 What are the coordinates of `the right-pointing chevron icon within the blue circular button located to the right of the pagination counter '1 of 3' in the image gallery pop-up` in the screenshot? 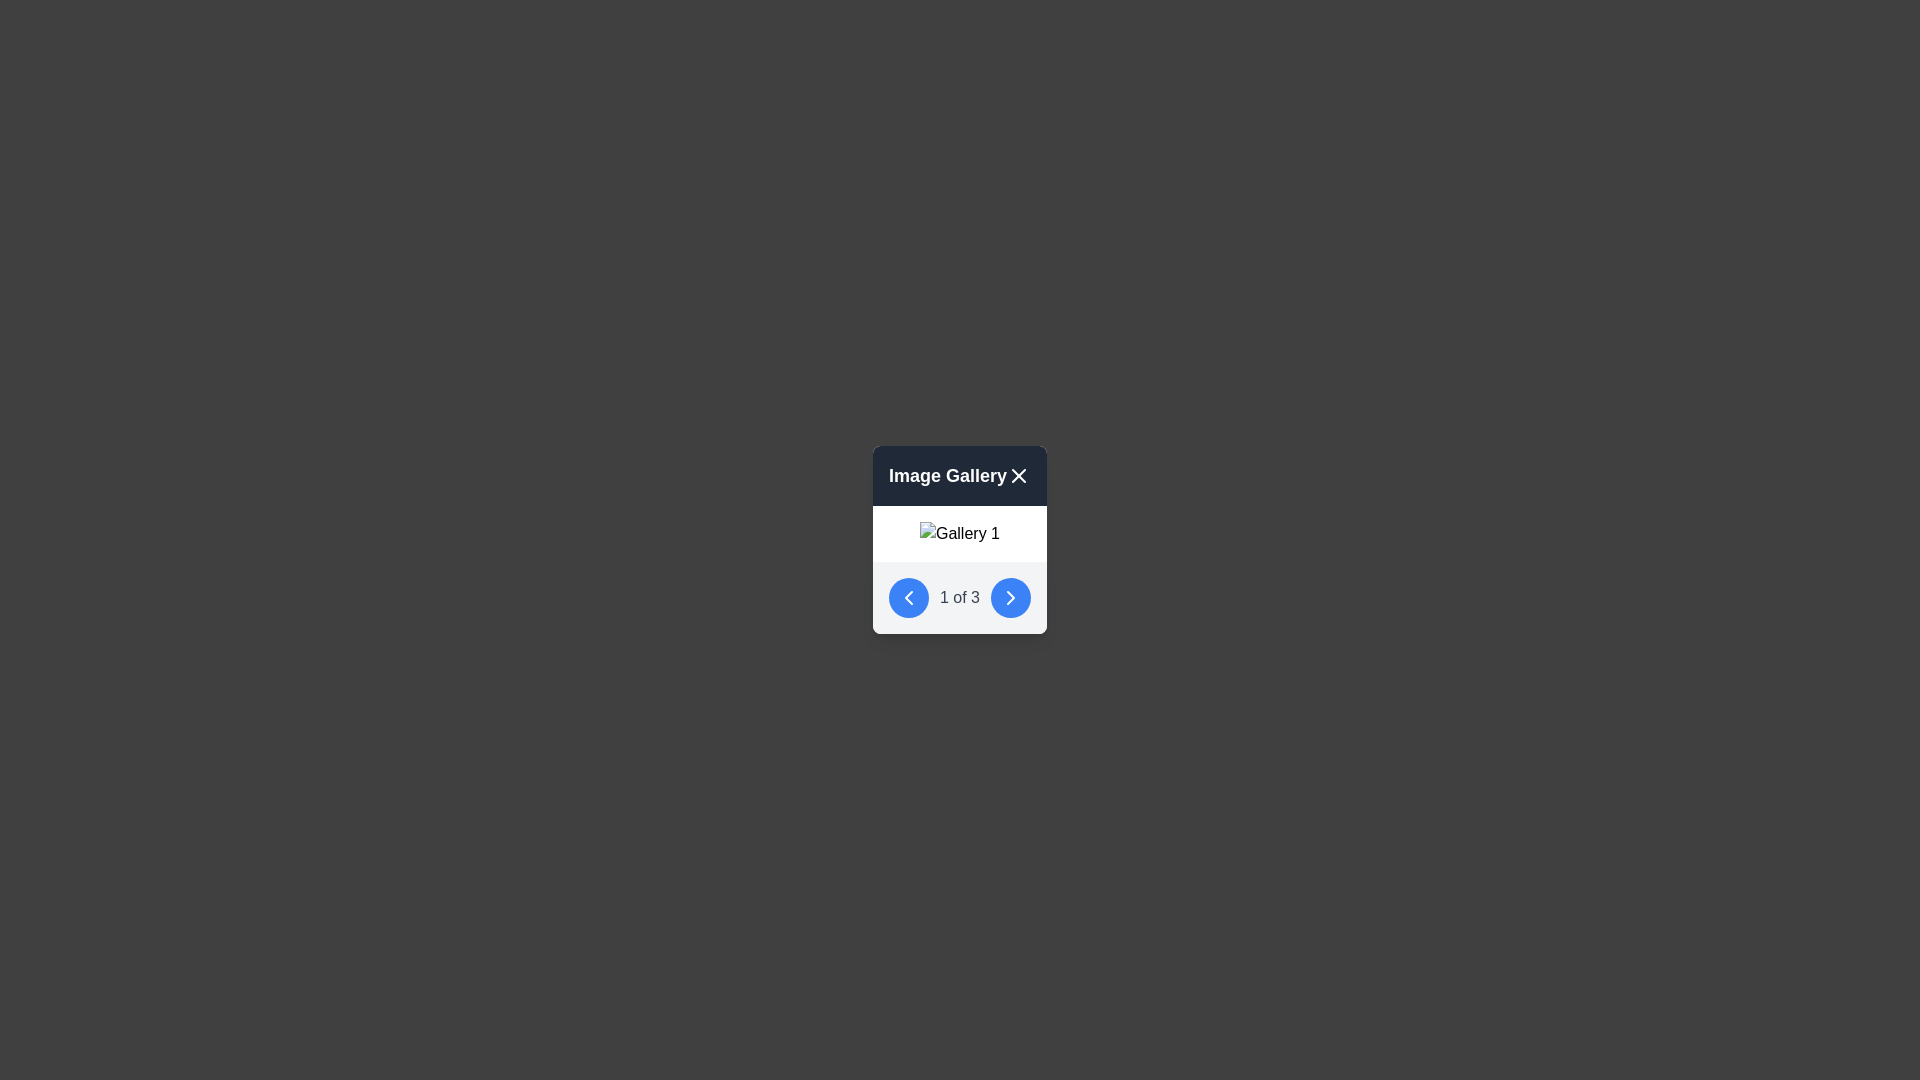 It's located at (1011, 596).